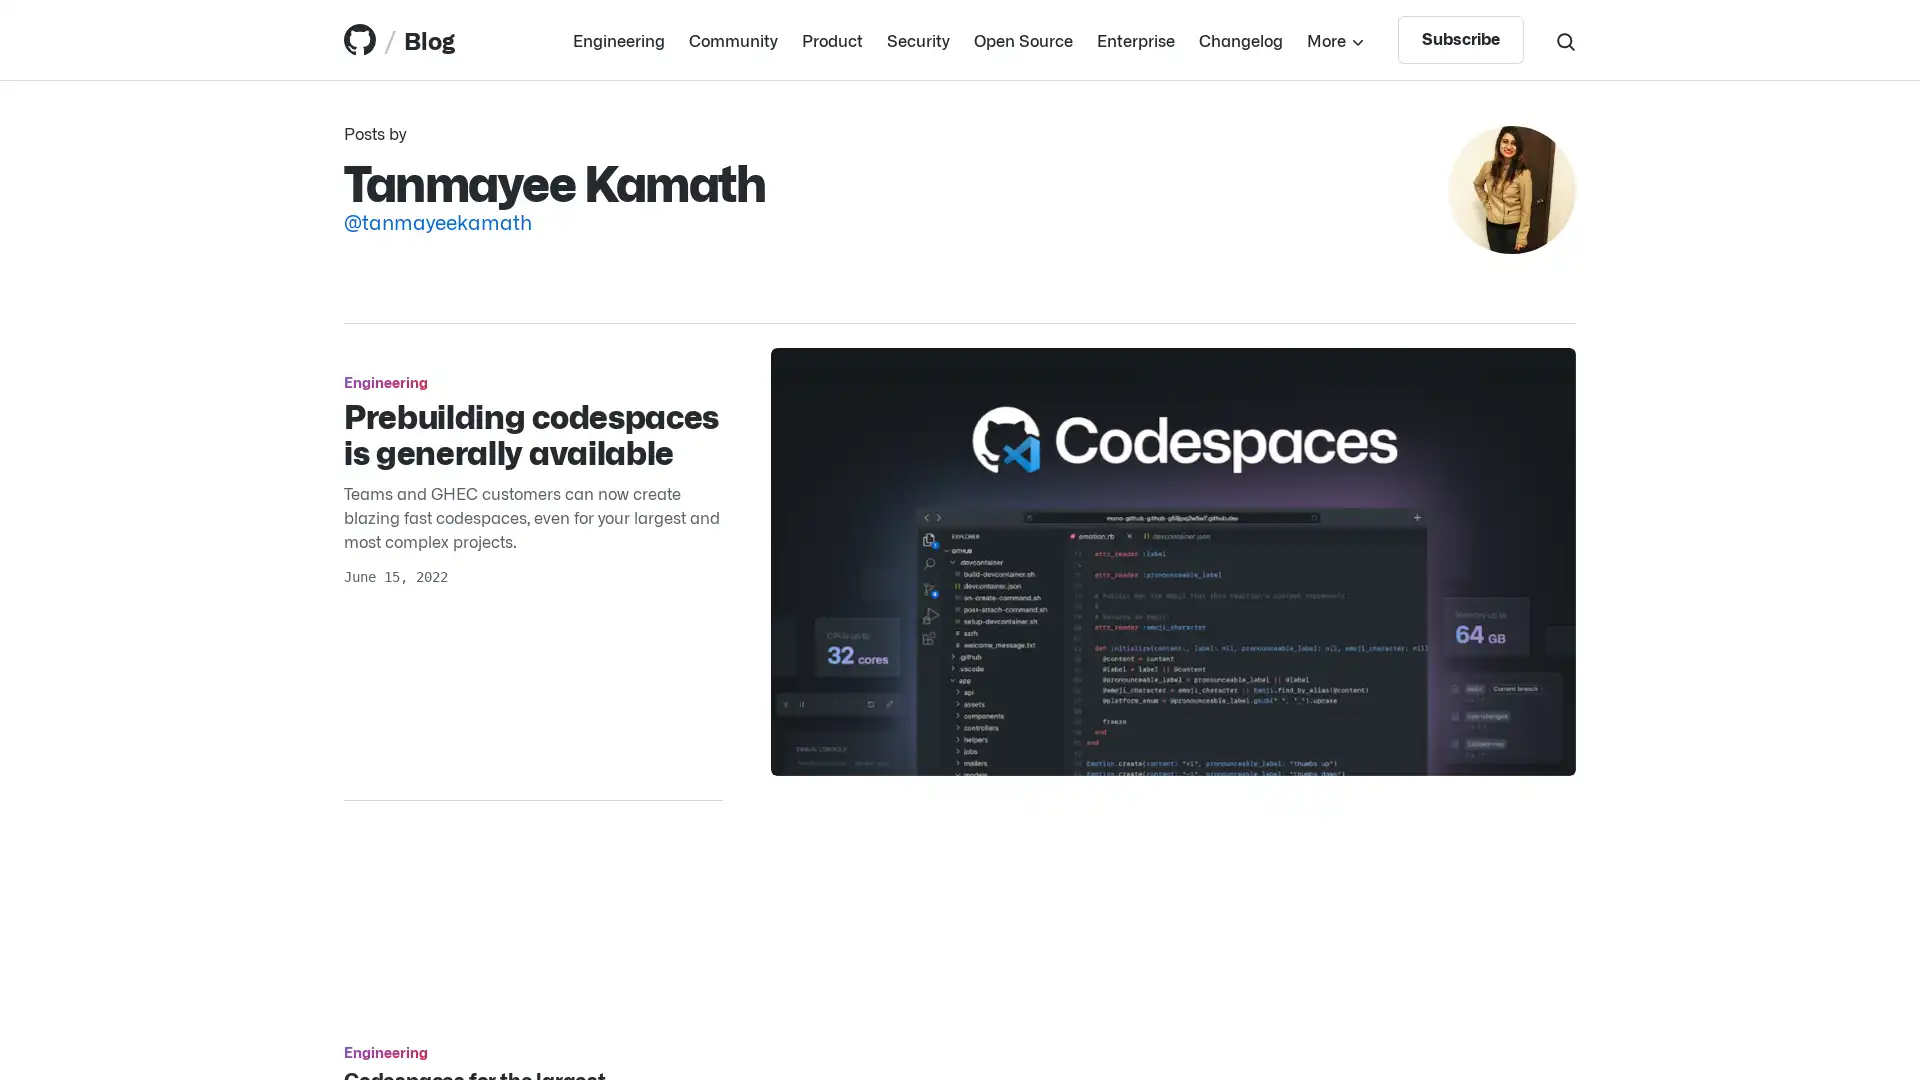 This screenshot has width=1920, height=1080. I want to click on Search toggle, so click(1564, 38).